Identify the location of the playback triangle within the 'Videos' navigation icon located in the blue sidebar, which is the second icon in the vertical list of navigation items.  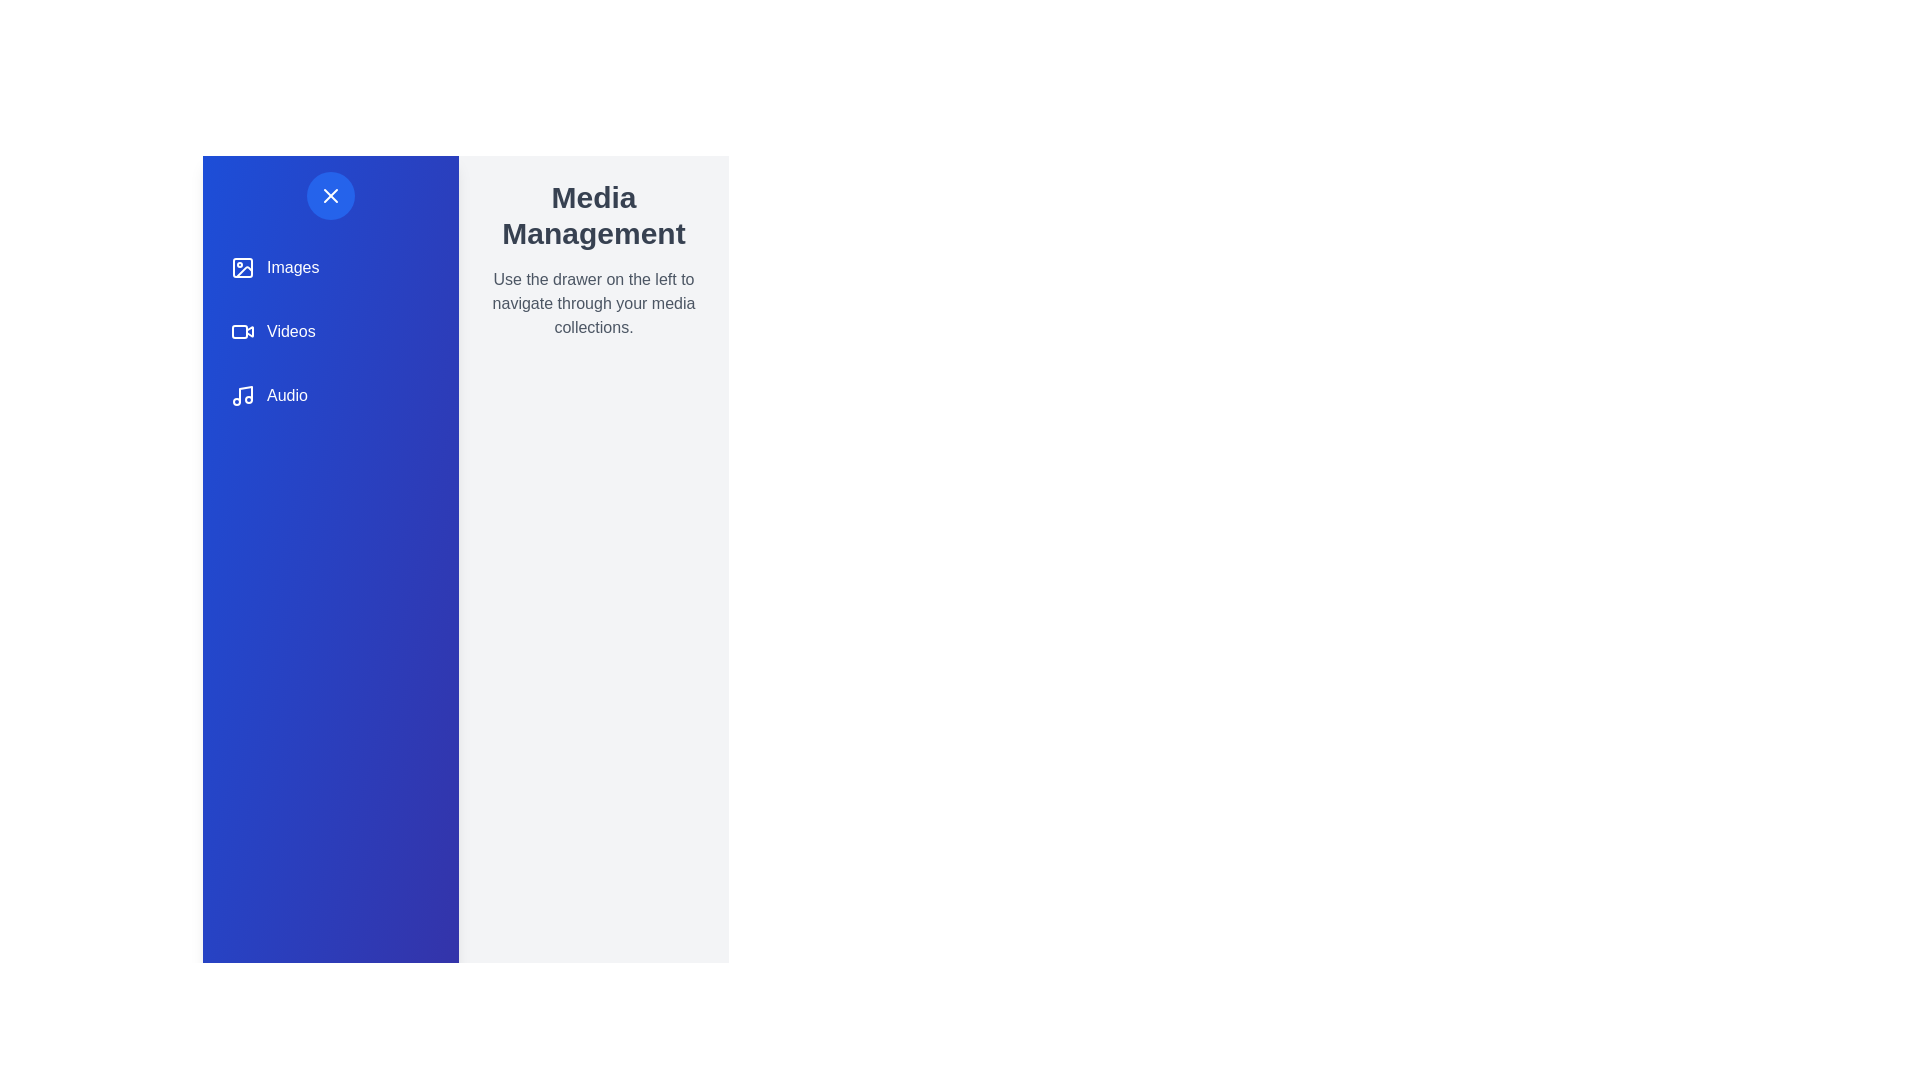
(248, 330).